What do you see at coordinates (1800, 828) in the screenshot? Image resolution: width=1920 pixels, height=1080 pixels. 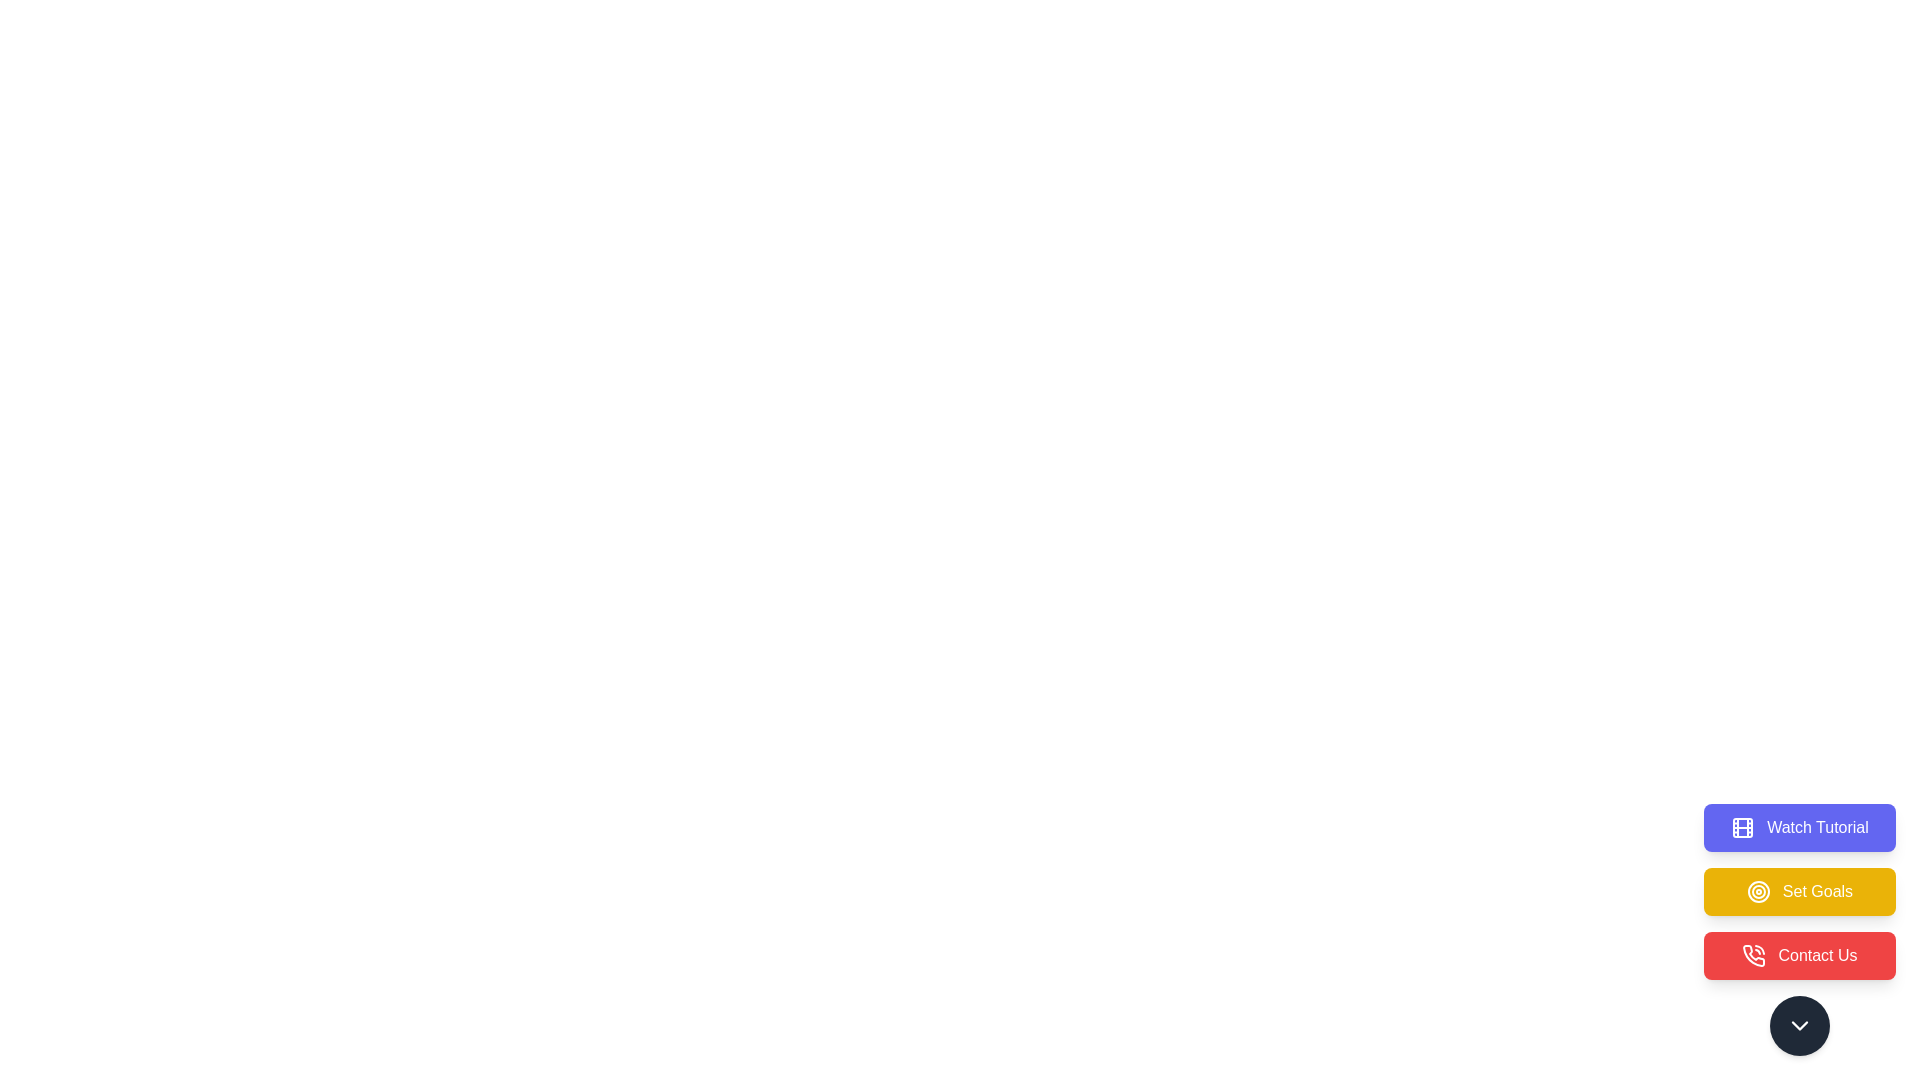 I see `the button labeled Watch Tutorial to observe its hover effect` at bounding box center [1800, 828].